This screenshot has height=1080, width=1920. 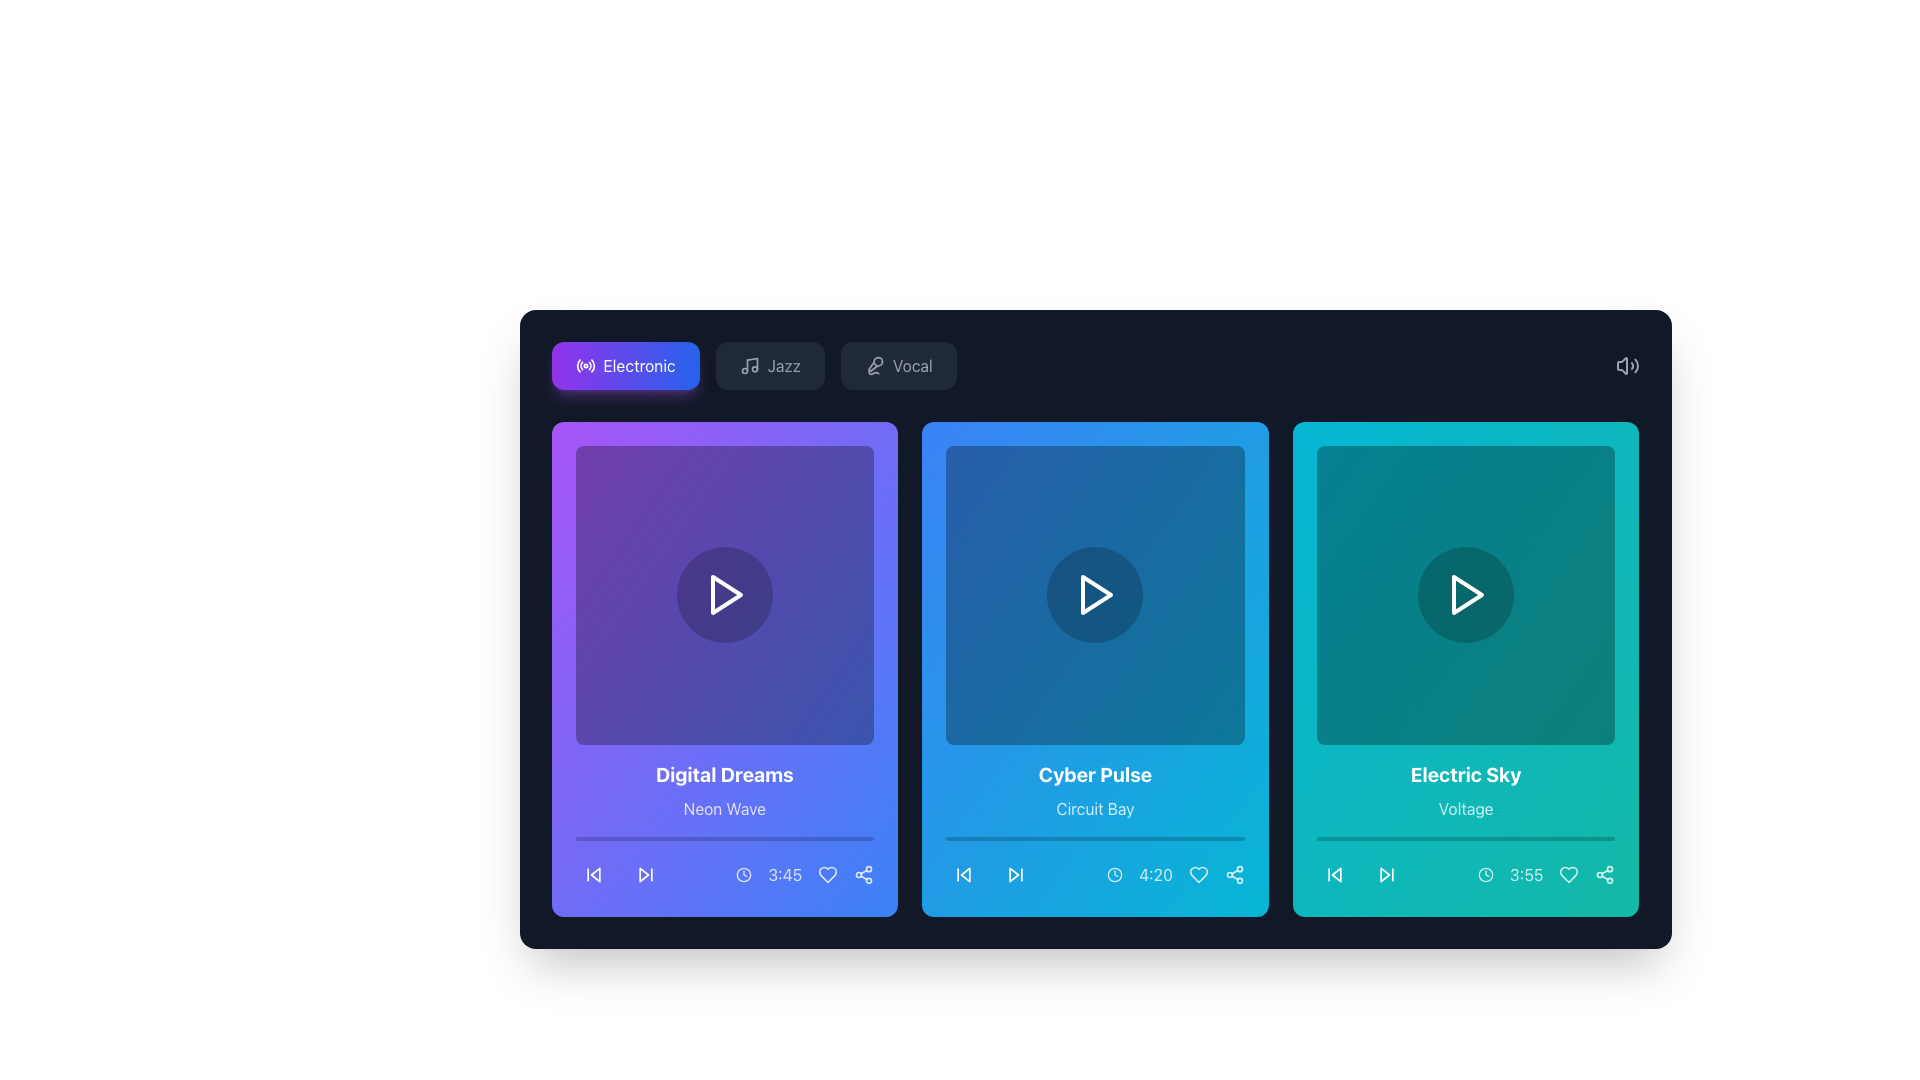 I want to click on progress bar located below the 'Electric Sky' album track card, which is black in color and centered under the subtitle 'Voltage.', so click(x=1466, y=838).